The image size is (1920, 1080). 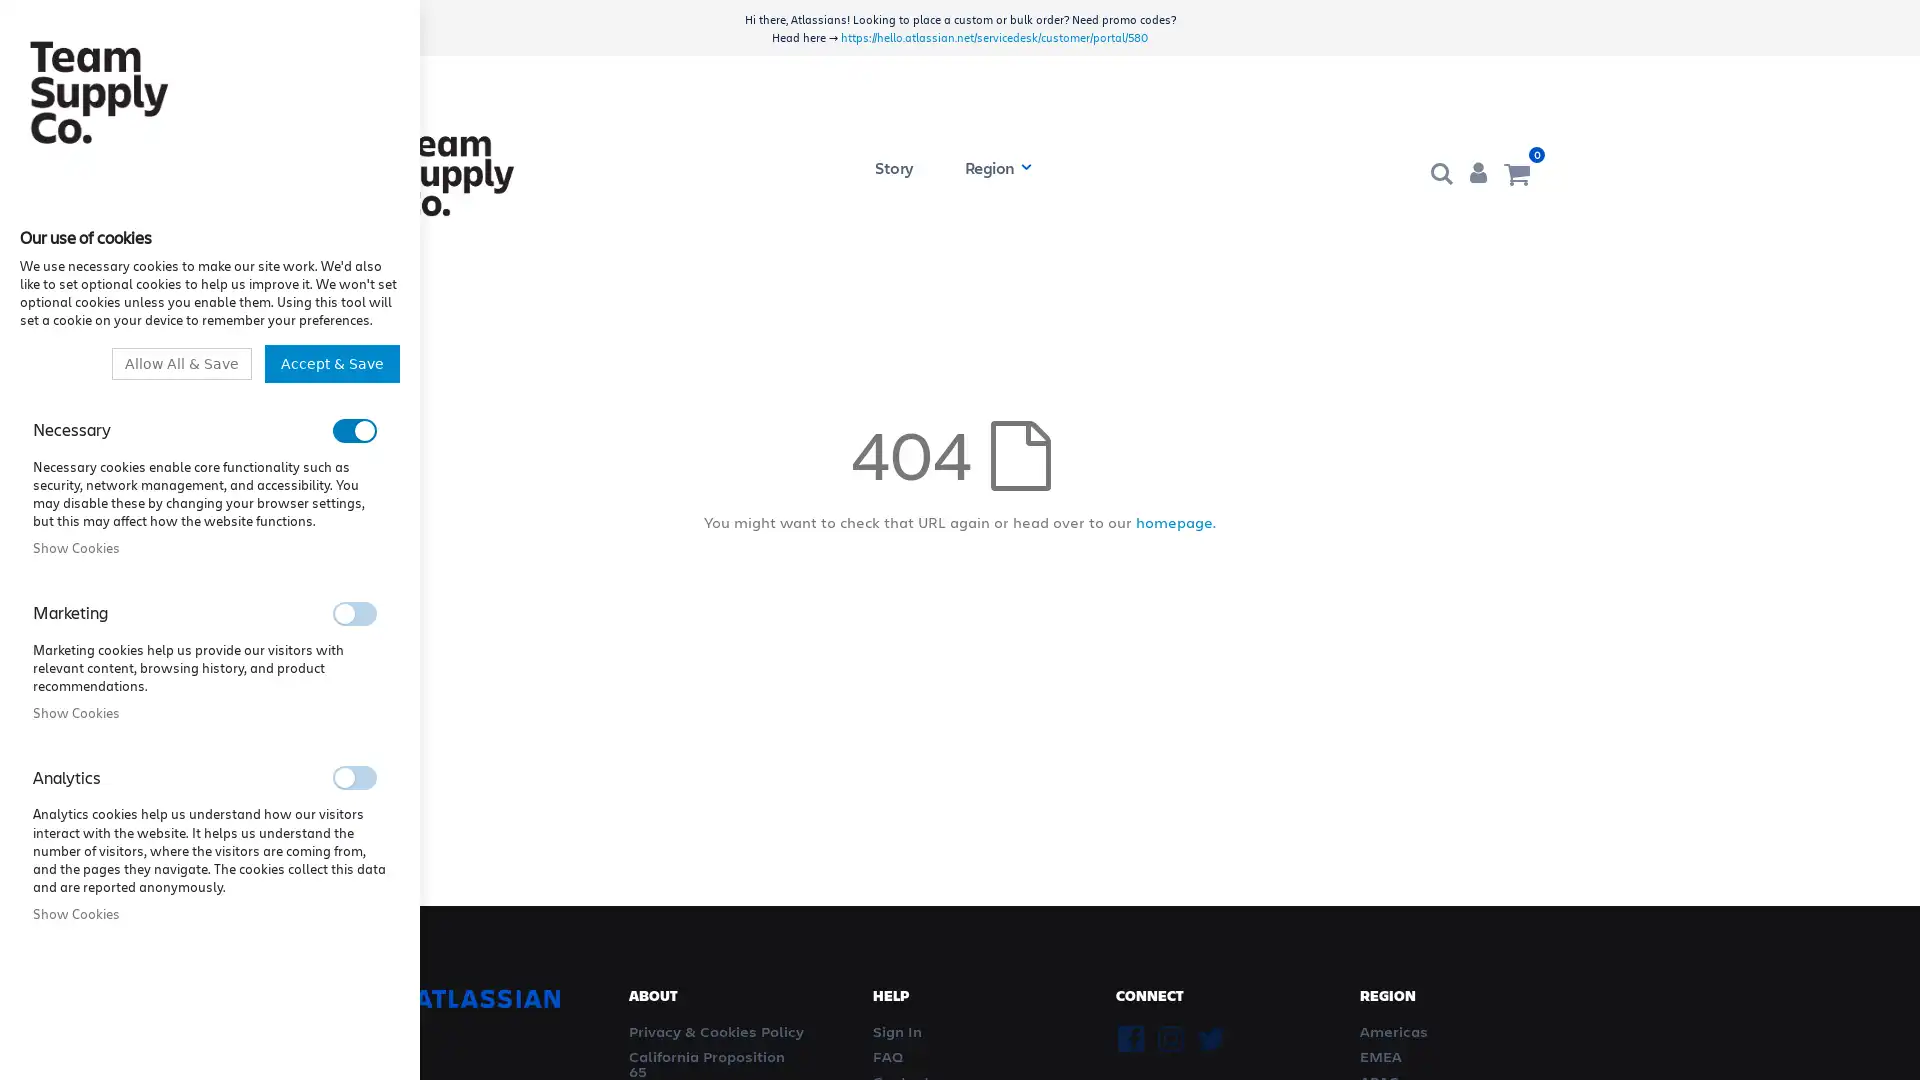 I want to click on Accept & Save, so click(x=336, y=362).